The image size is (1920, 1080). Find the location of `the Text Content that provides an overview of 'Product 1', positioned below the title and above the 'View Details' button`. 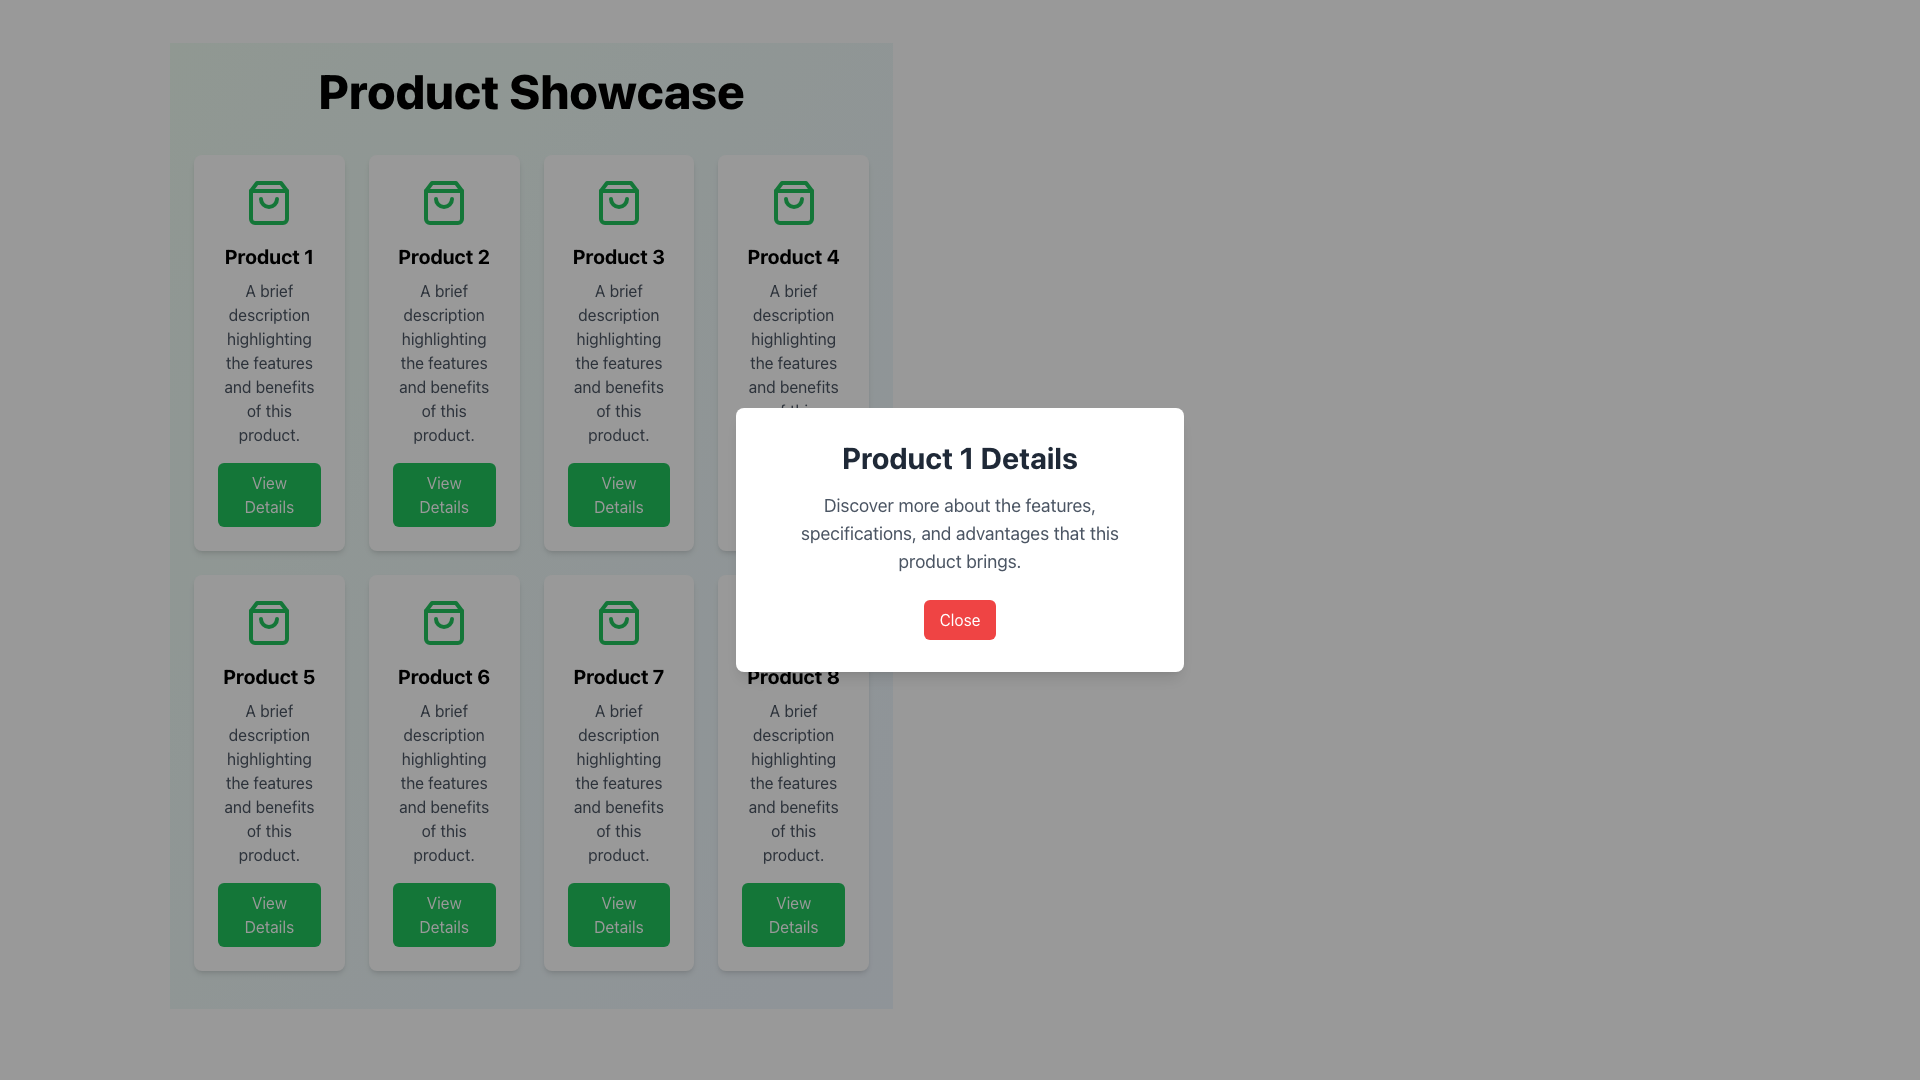

the Text Content that provides an overview of 'Product 1', positioned below the title and above the 'View Details' button is located at coordinates (268, 362).